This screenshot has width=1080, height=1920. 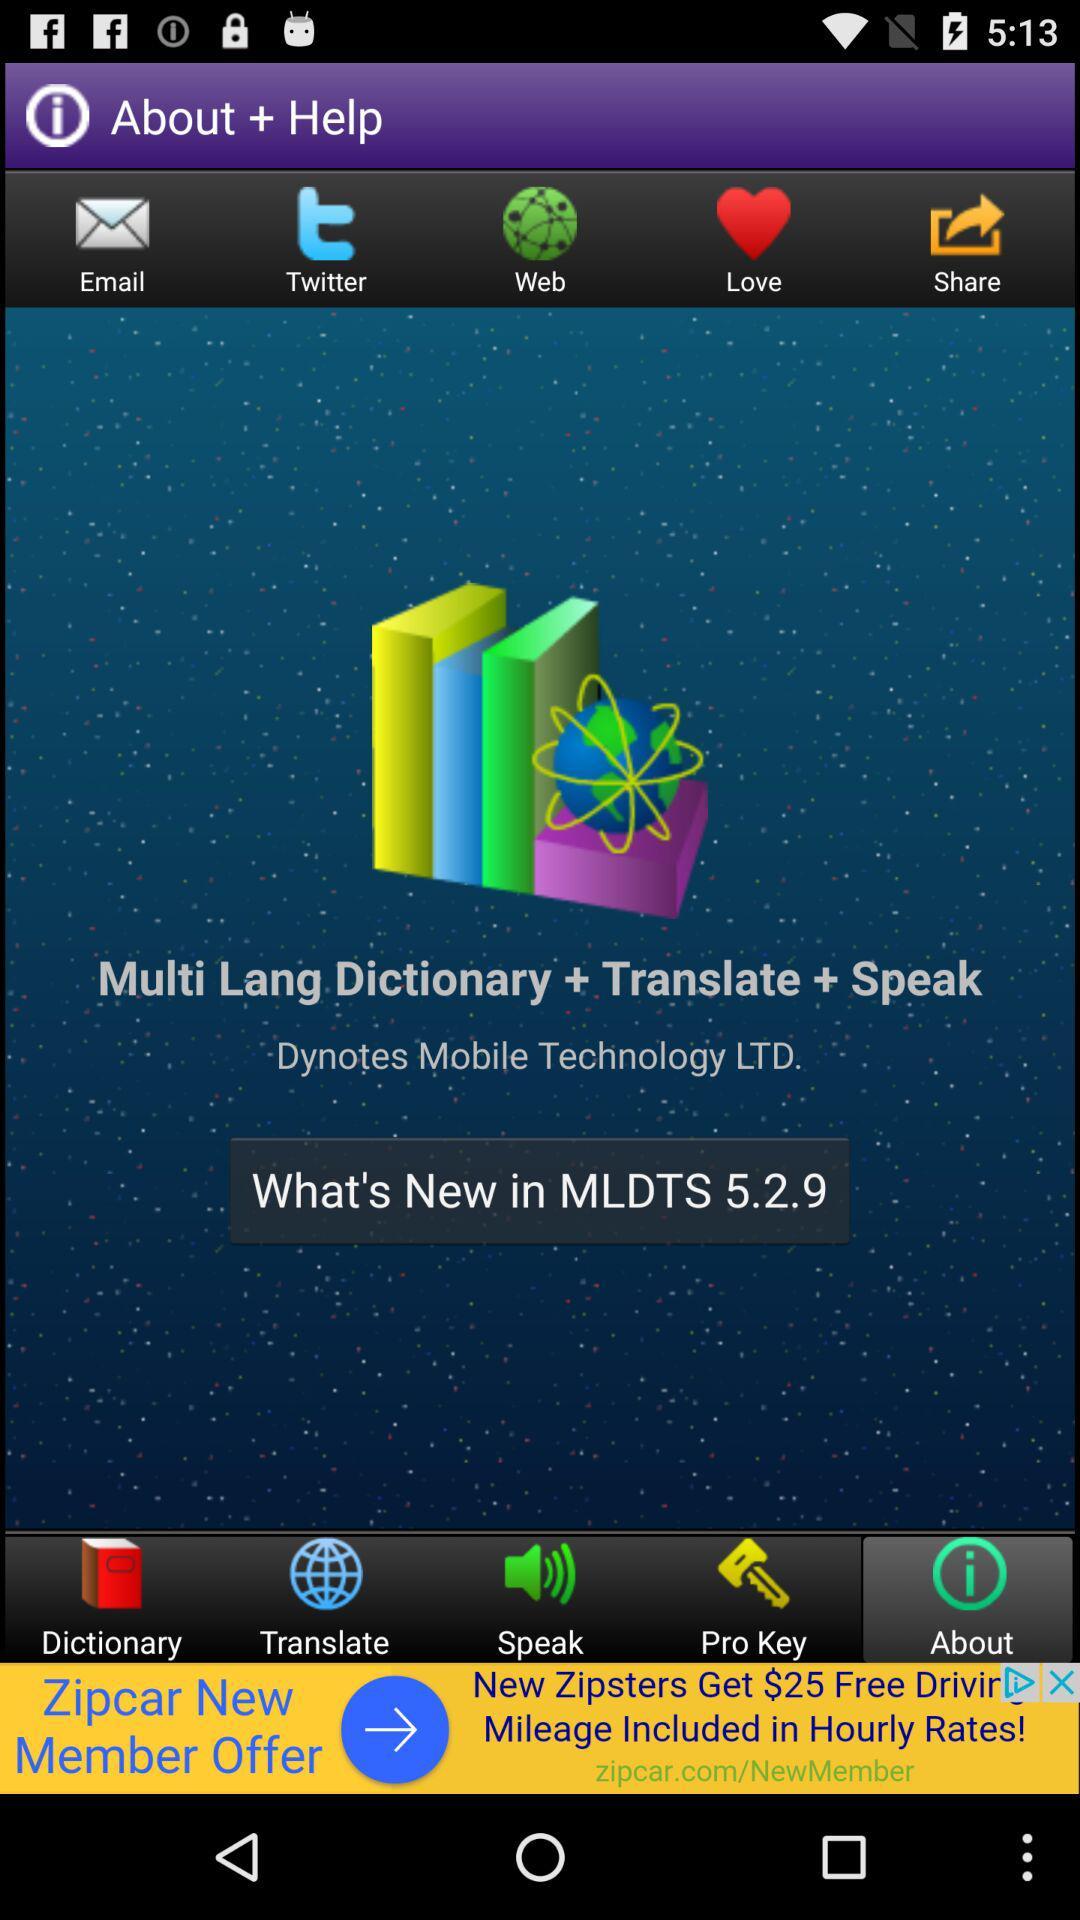 I want to click on interact with advertisement, so click(x=540, y=1727).